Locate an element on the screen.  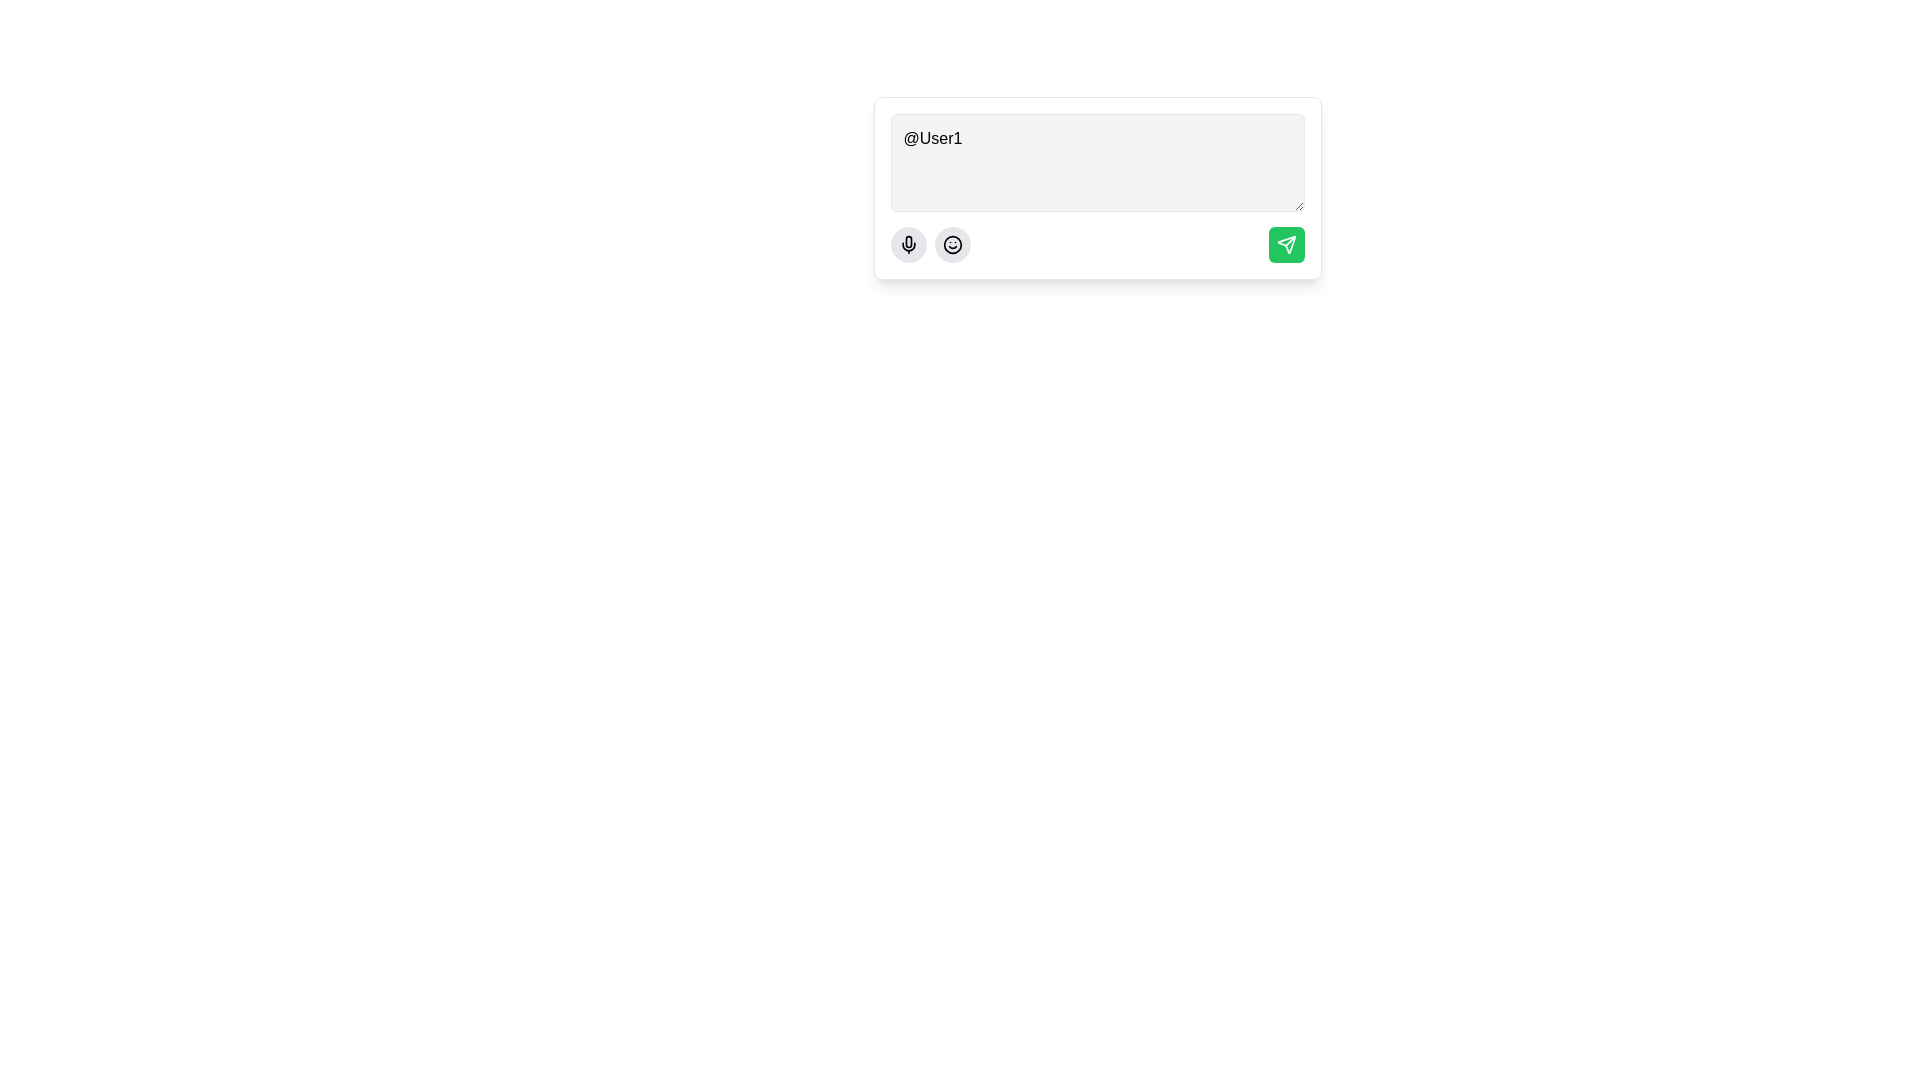
the circular button with a gray background and a smiley face icon is located at coordinates (951, 244).